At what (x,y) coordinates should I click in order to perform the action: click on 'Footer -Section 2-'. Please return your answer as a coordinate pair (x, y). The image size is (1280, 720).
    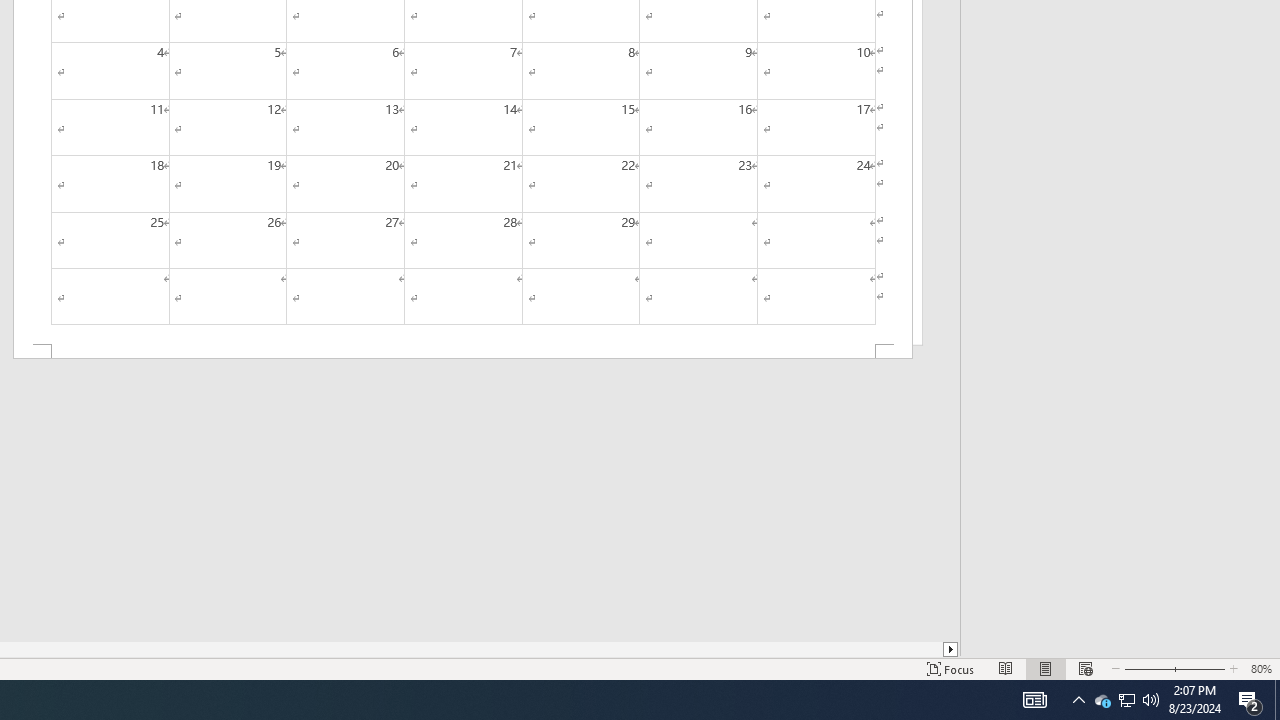
    Looking at the image, I should click on (461, 350).